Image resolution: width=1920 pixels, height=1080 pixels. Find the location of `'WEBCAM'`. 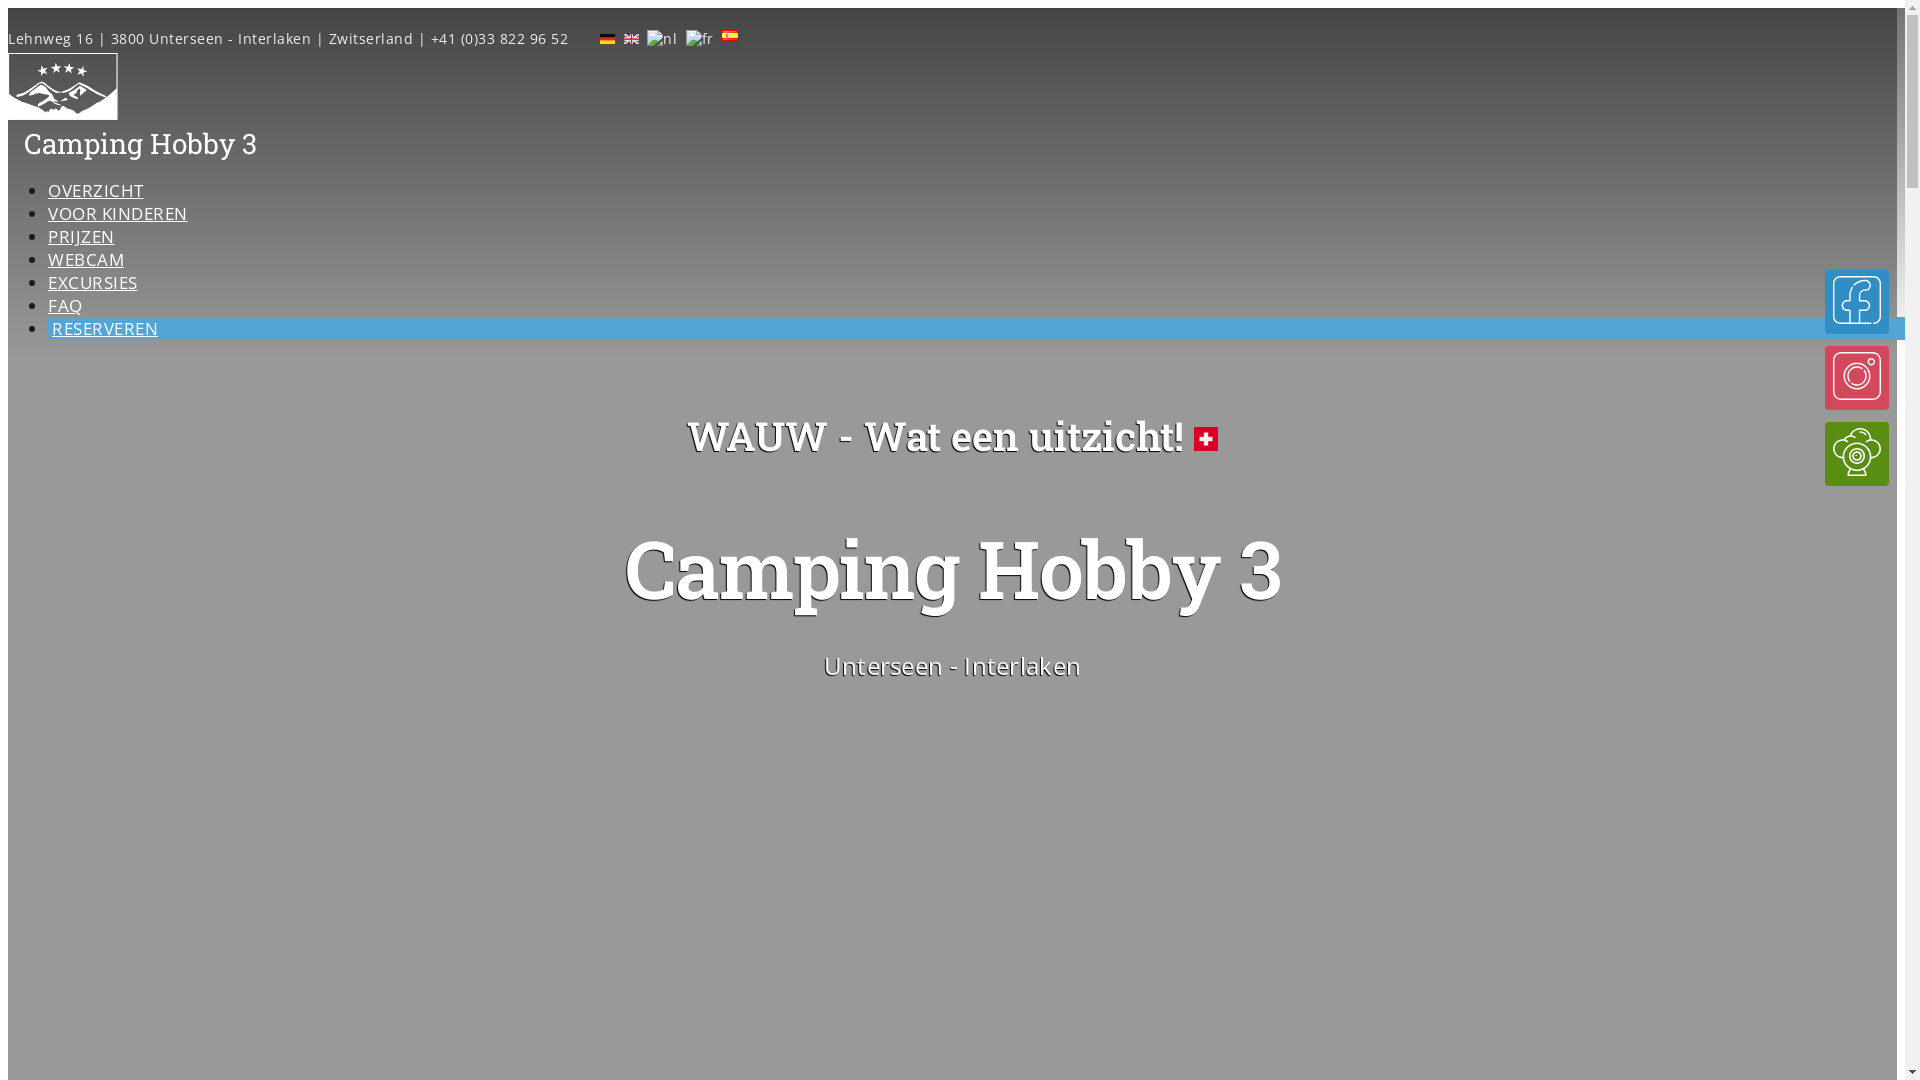

'WEBCAM' is located at coordinates (85, 258).